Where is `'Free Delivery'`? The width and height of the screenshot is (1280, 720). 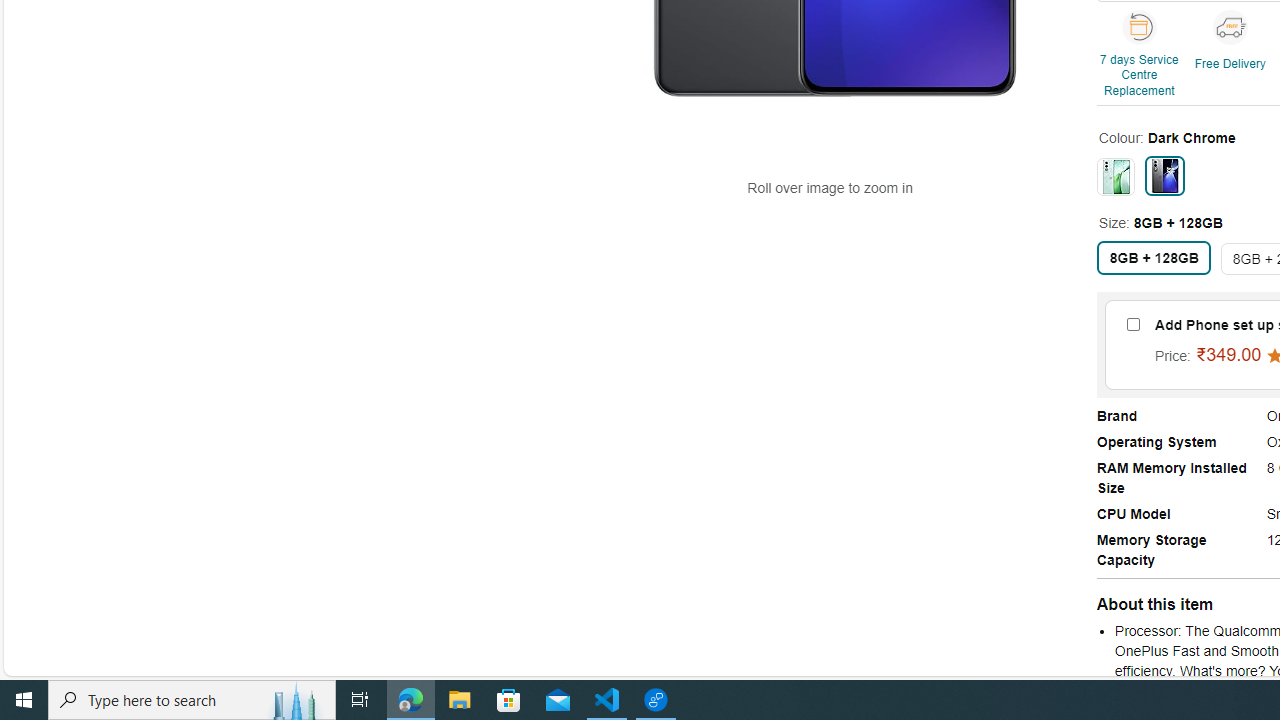 'Free Delivery' is located at coordinates (1231, 55).